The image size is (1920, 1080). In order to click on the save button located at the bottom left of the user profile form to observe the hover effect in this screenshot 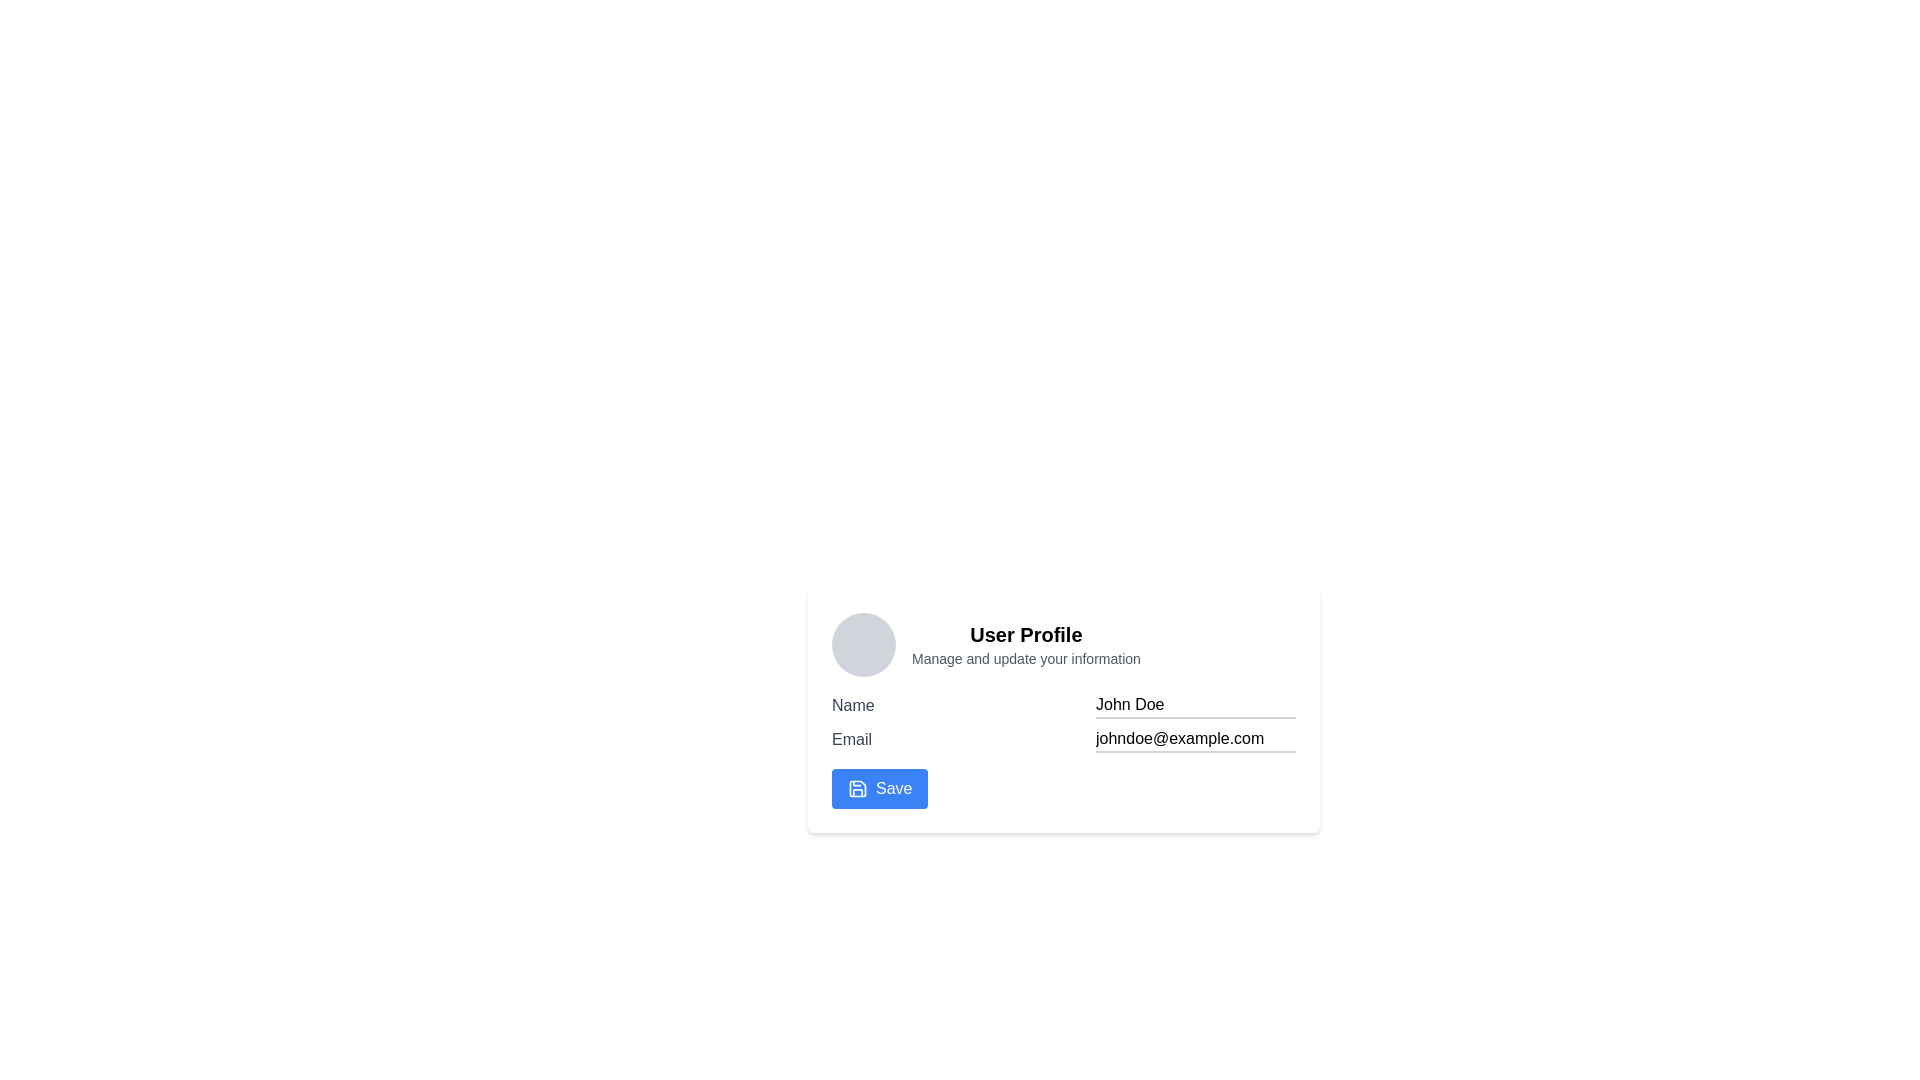, I will do `click(880, 788)`.